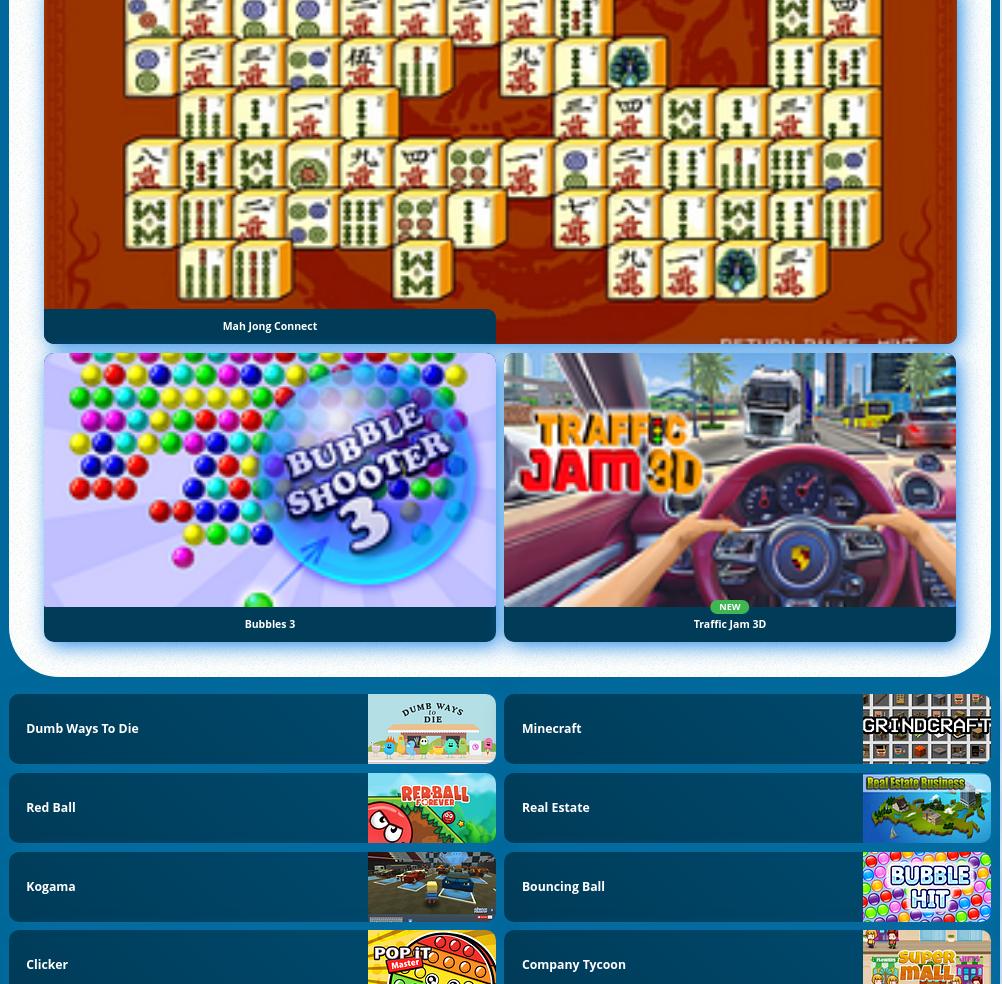  I want to click on 'Traffic Jam 3D', so click(729, 622).